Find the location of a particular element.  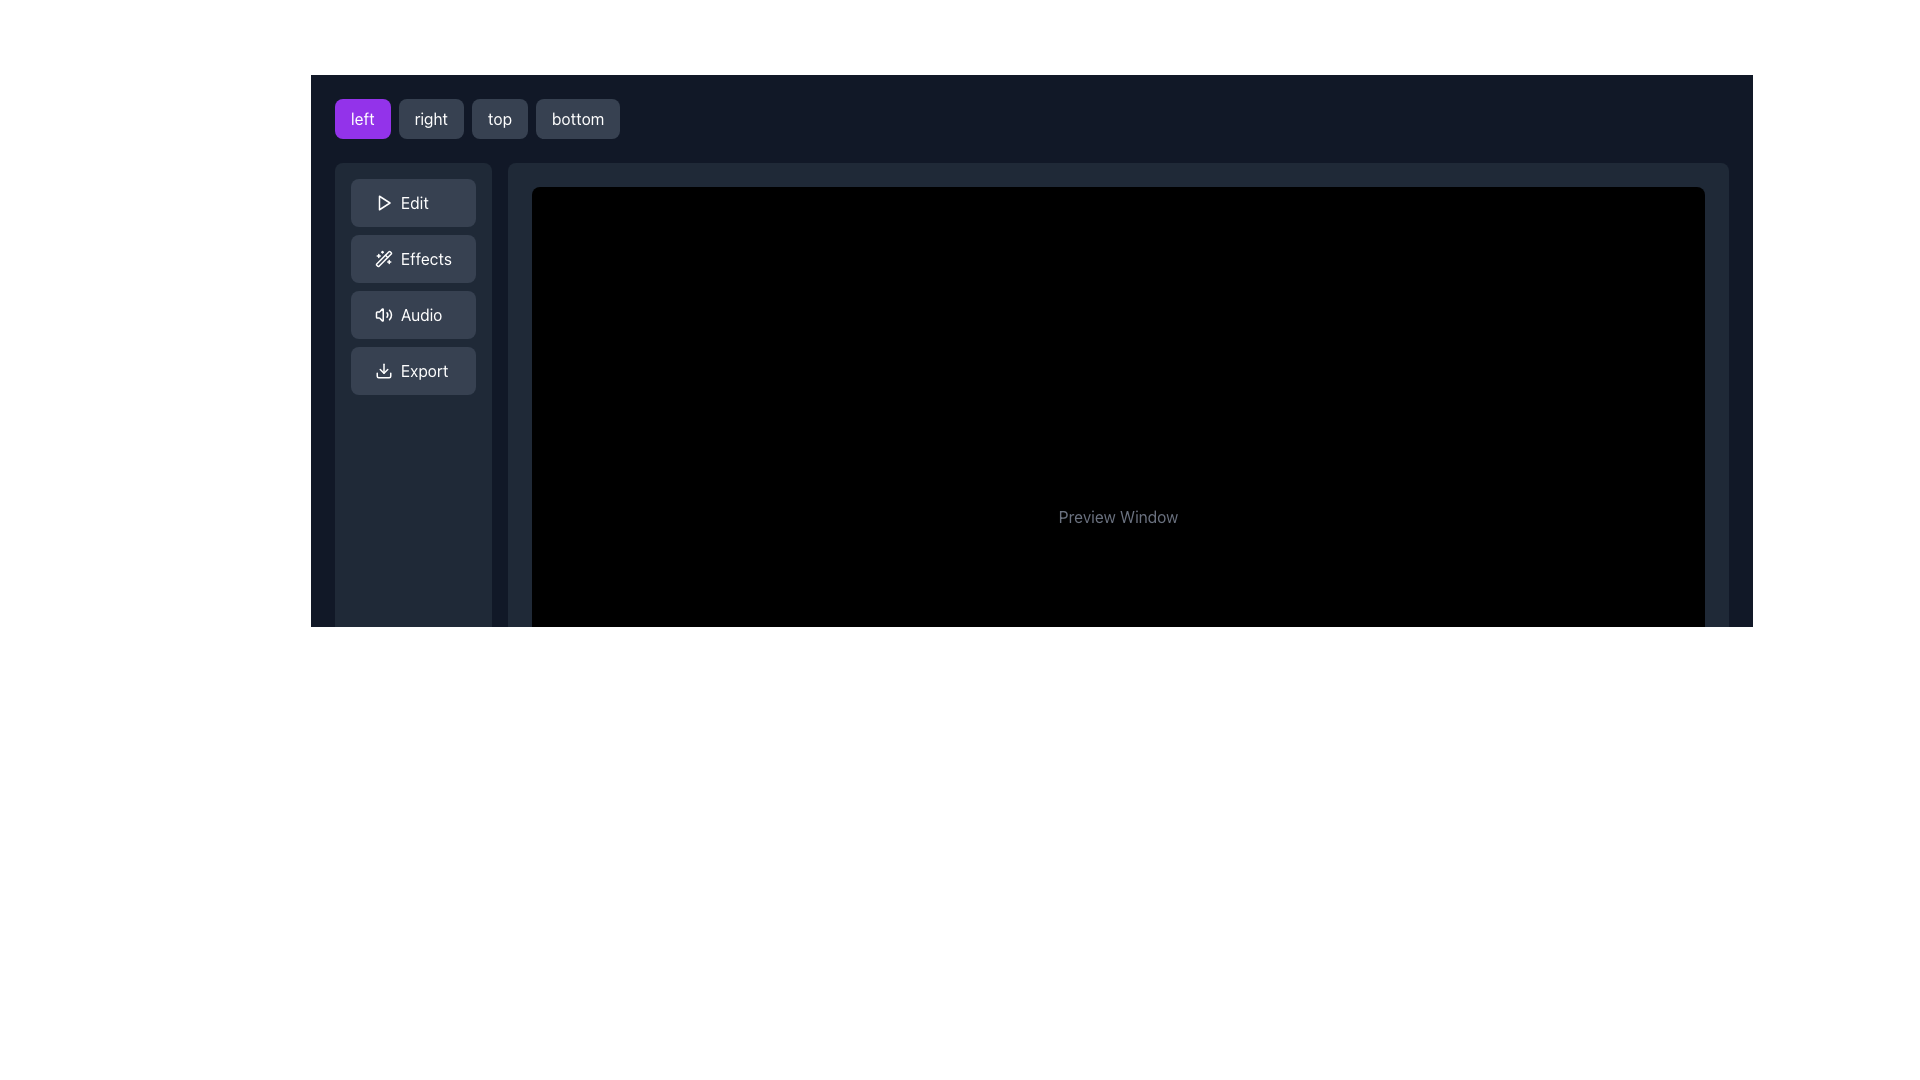

the fourth button in a horizontal group of buttons, located near the top of the interface is located at coordinates (577, 119).